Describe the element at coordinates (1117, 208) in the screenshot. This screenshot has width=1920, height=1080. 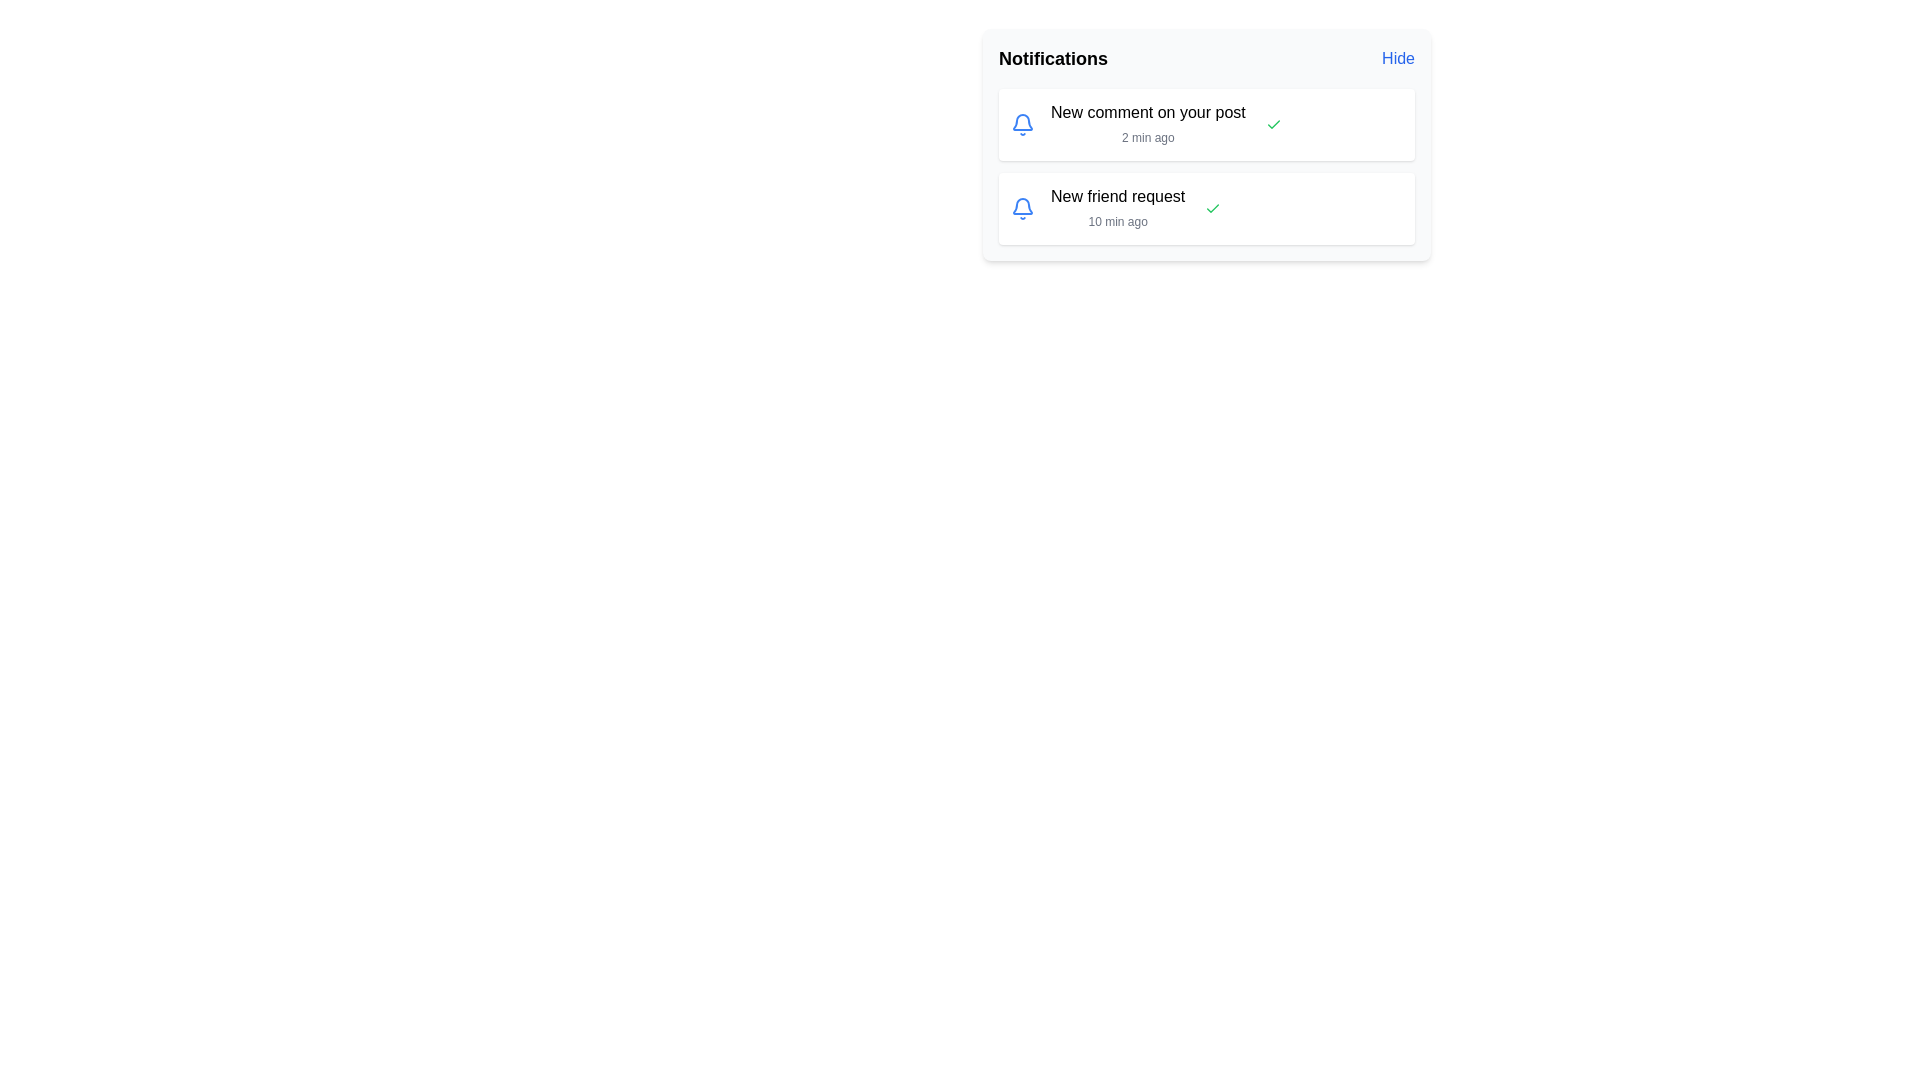
I see `notification information from the text label indicating a new friend request received 10 minutes ago, which is the second item in the notification list below the 'New comment on your post' notification` at that location.